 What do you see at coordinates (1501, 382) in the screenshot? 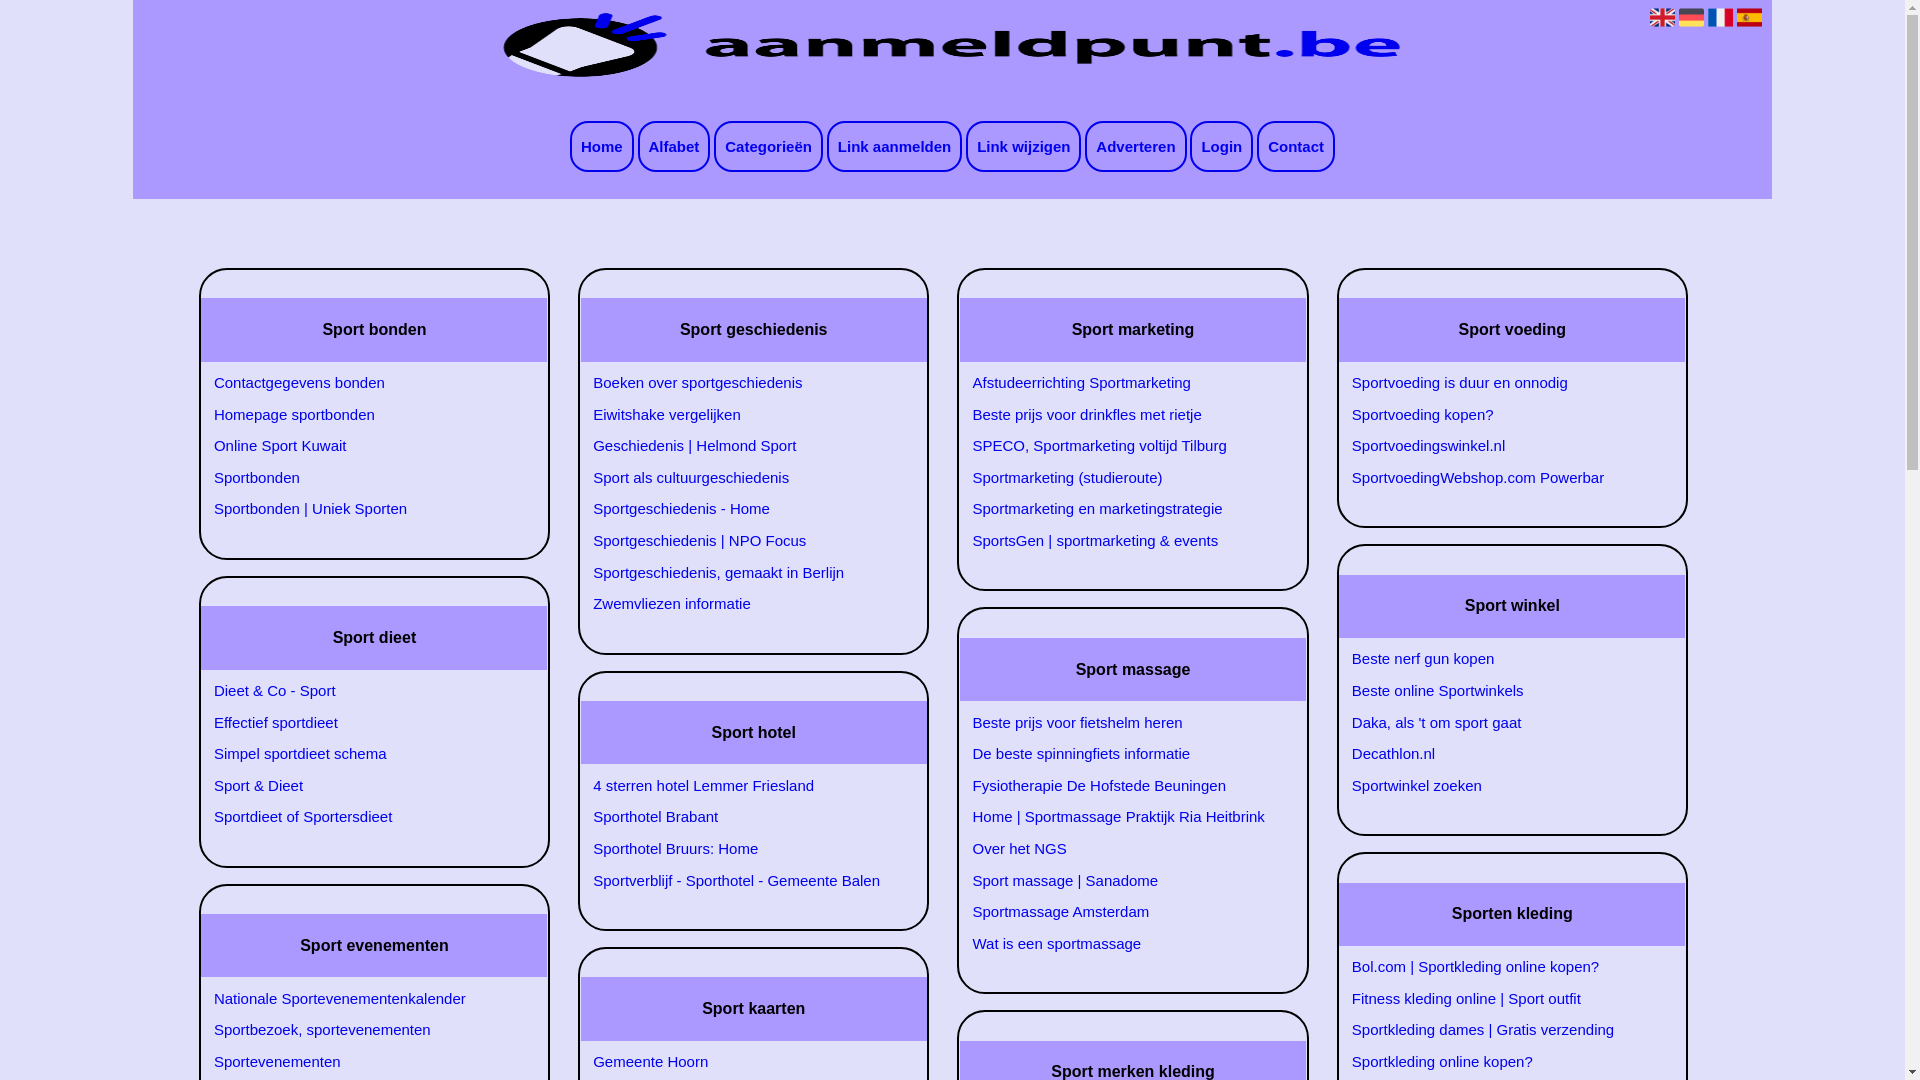
I see `'Sportvoeding is duur en onnodig'` at bounding box center [1501, 382].